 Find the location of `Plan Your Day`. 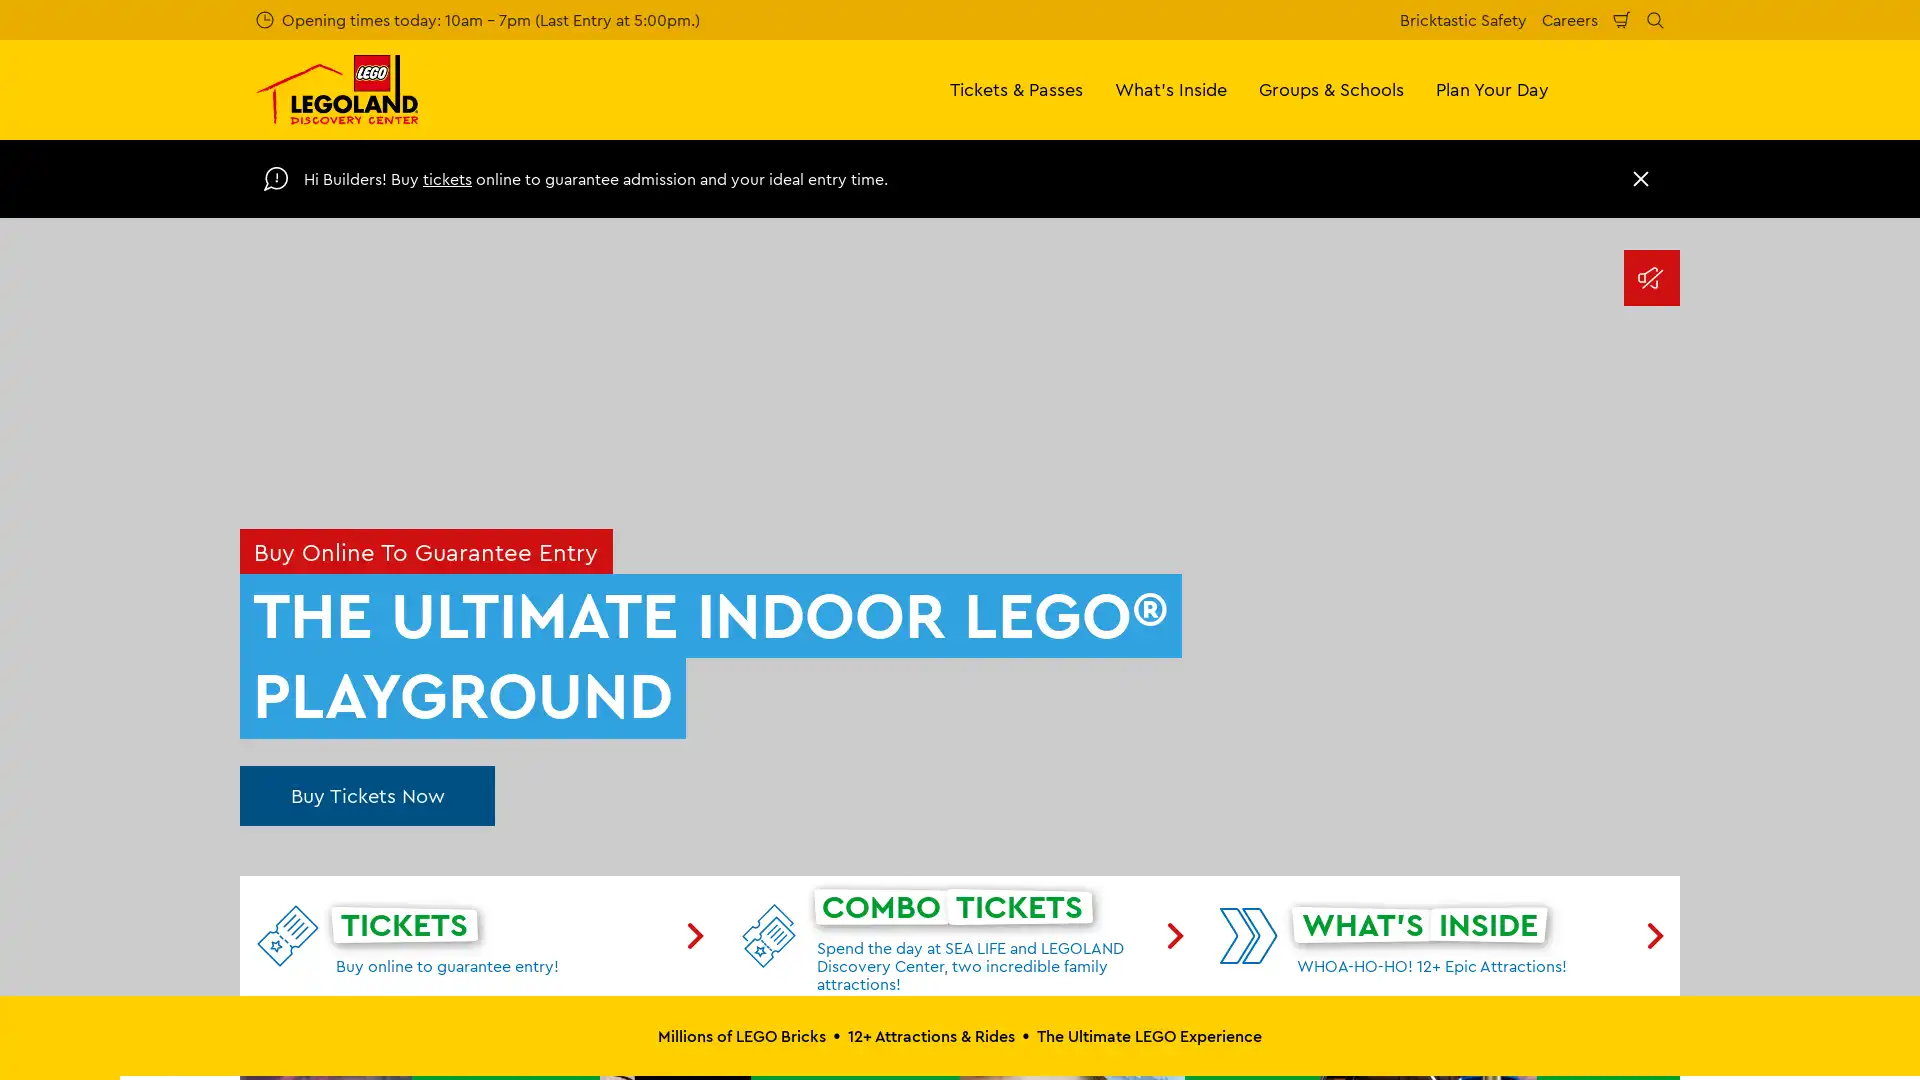

Plan Your Day is located at coordinates (1492, 88).